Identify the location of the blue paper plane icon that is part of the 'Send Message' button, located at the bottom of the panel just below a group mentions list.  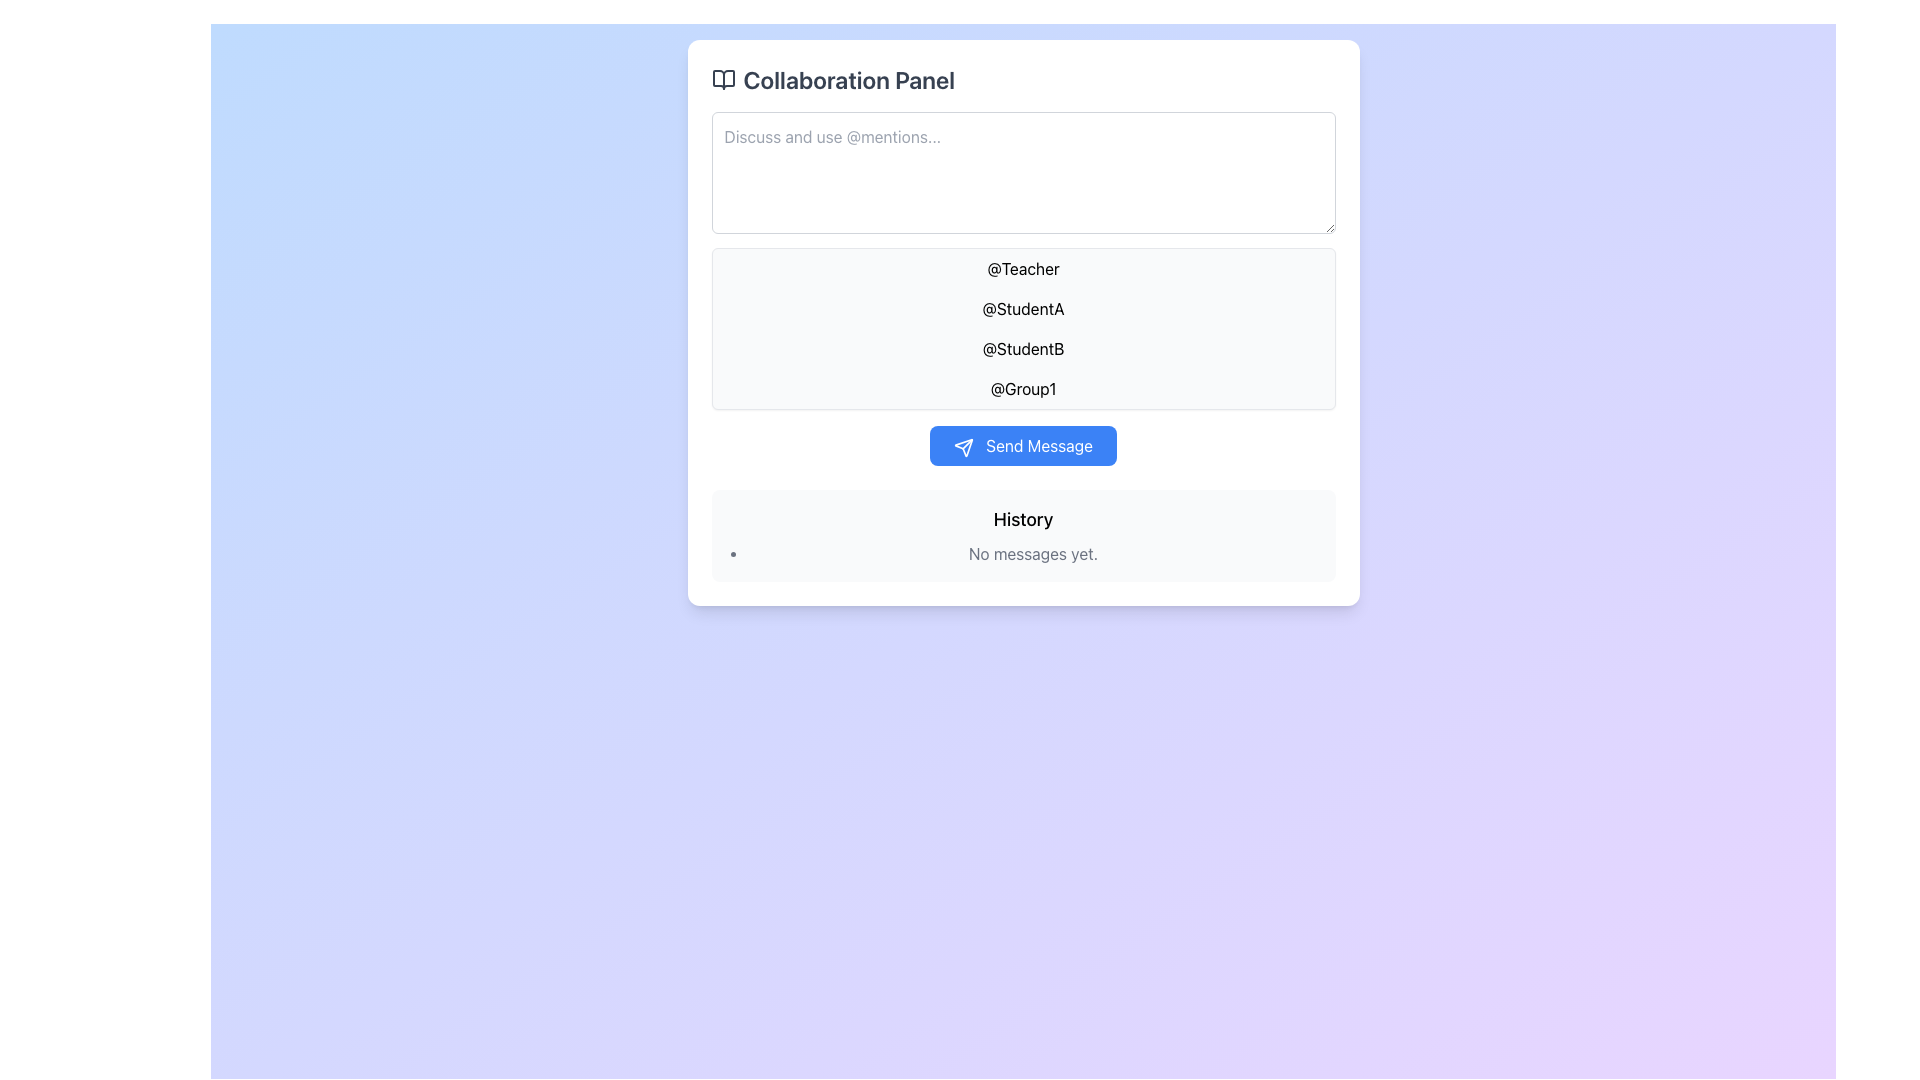
(964, 446).